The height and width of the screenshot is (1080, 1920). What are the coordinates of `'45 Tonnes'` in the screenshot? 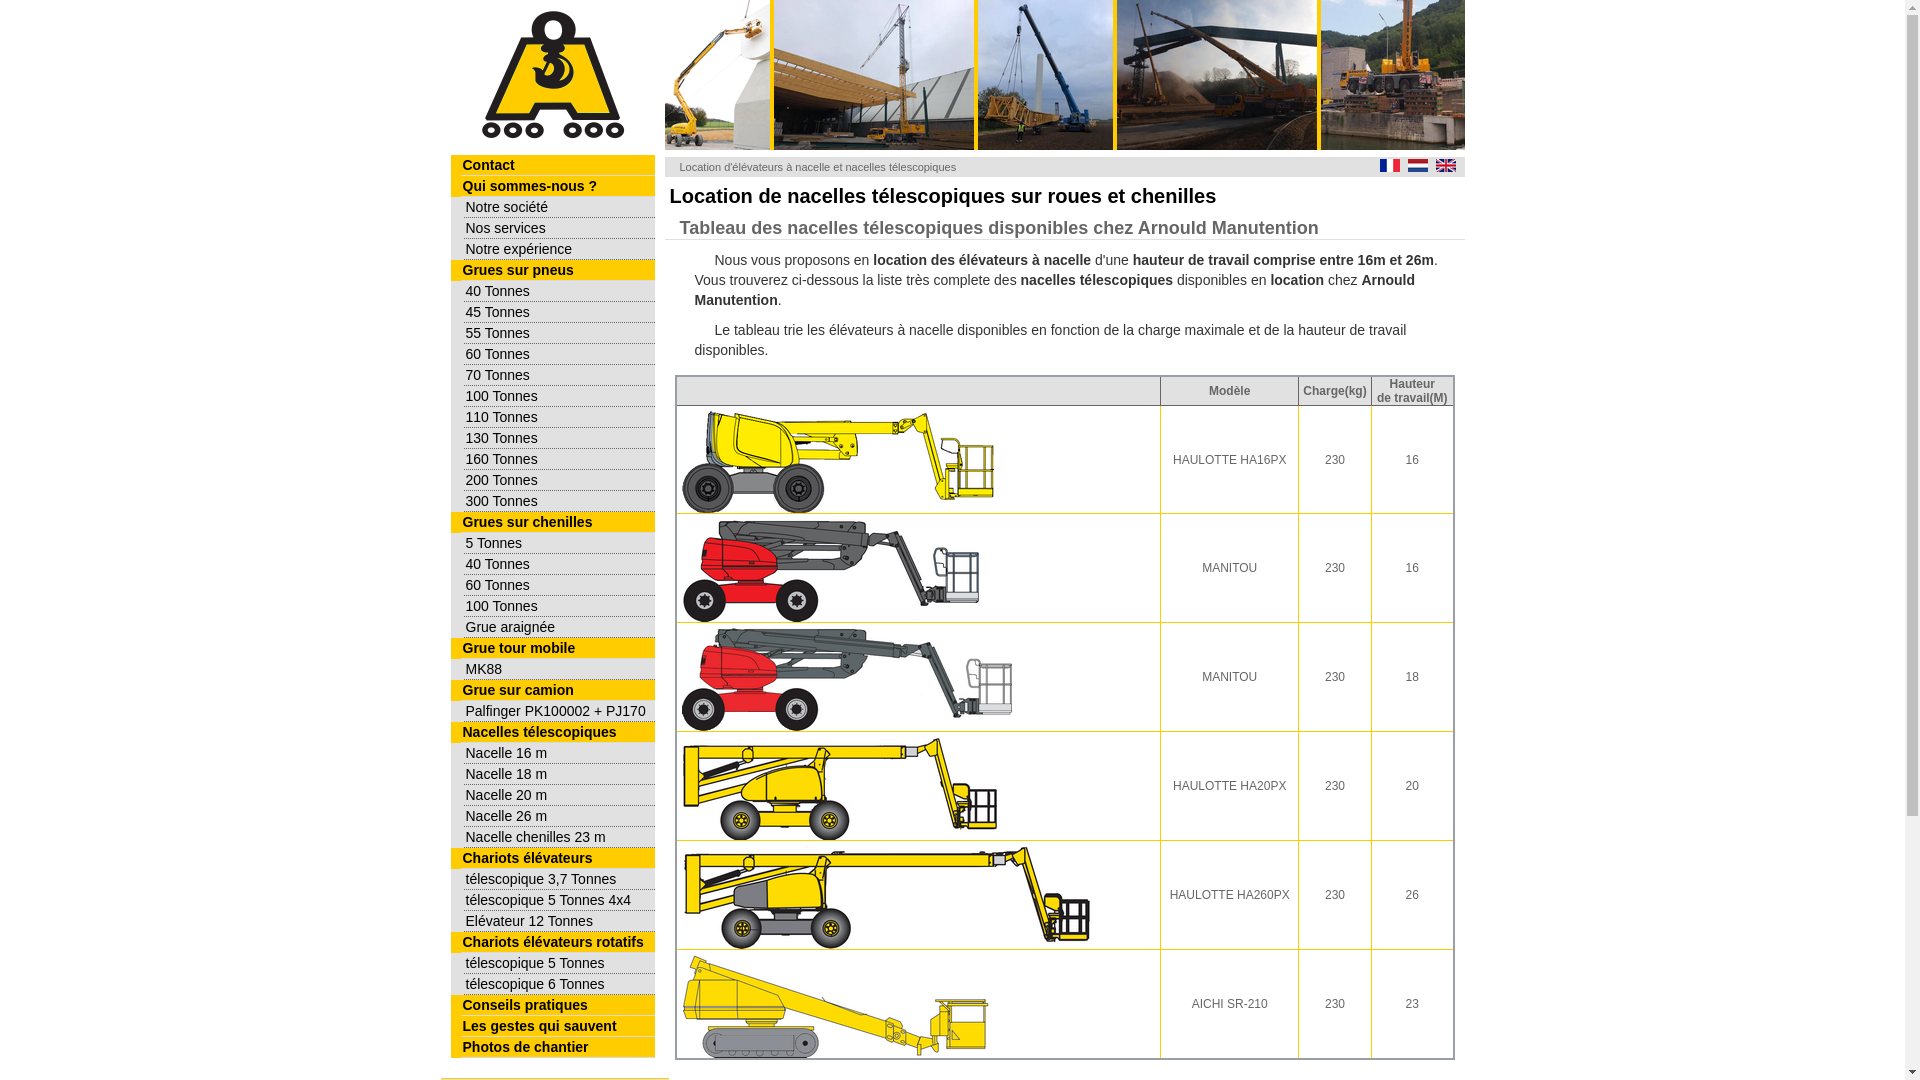 It's located at (559, 312).